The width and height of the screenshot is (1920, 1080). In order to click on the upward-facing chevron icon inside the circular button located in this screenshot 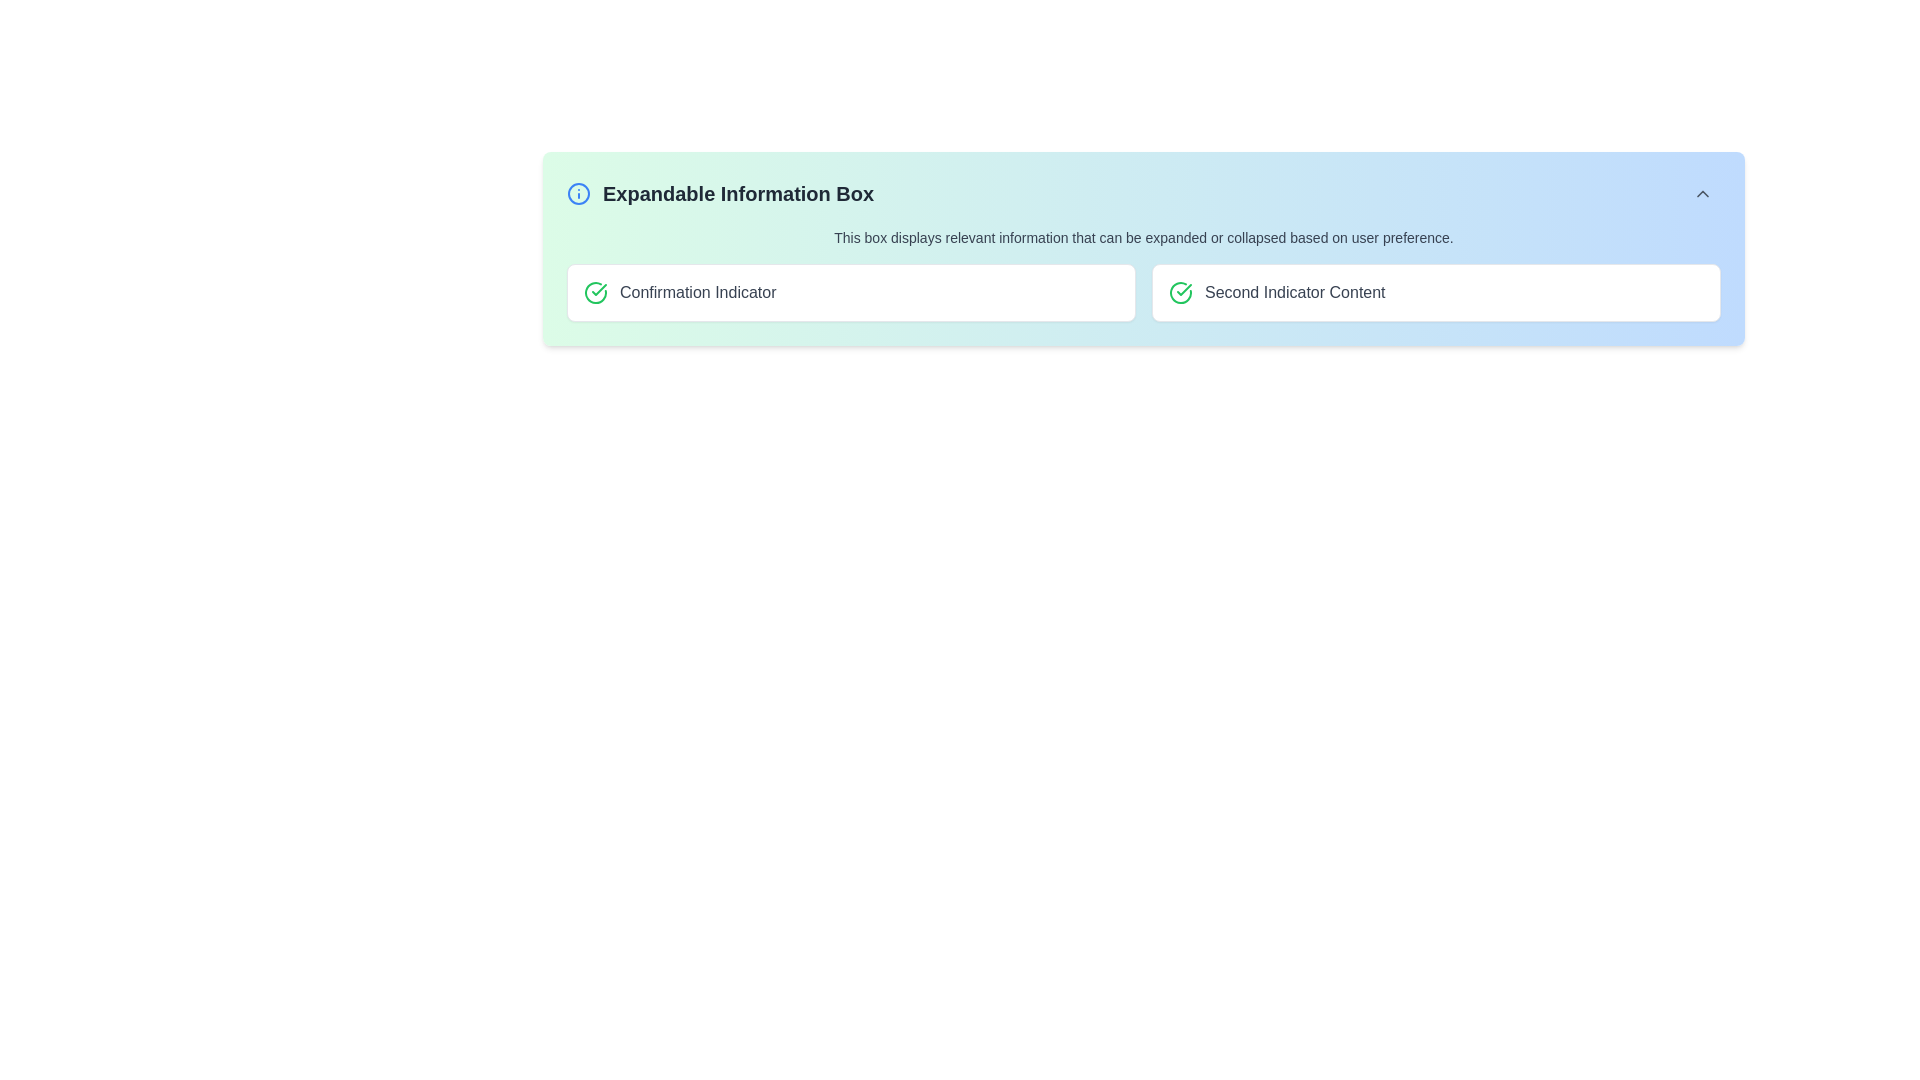, I will do `click(1702, 193)`.